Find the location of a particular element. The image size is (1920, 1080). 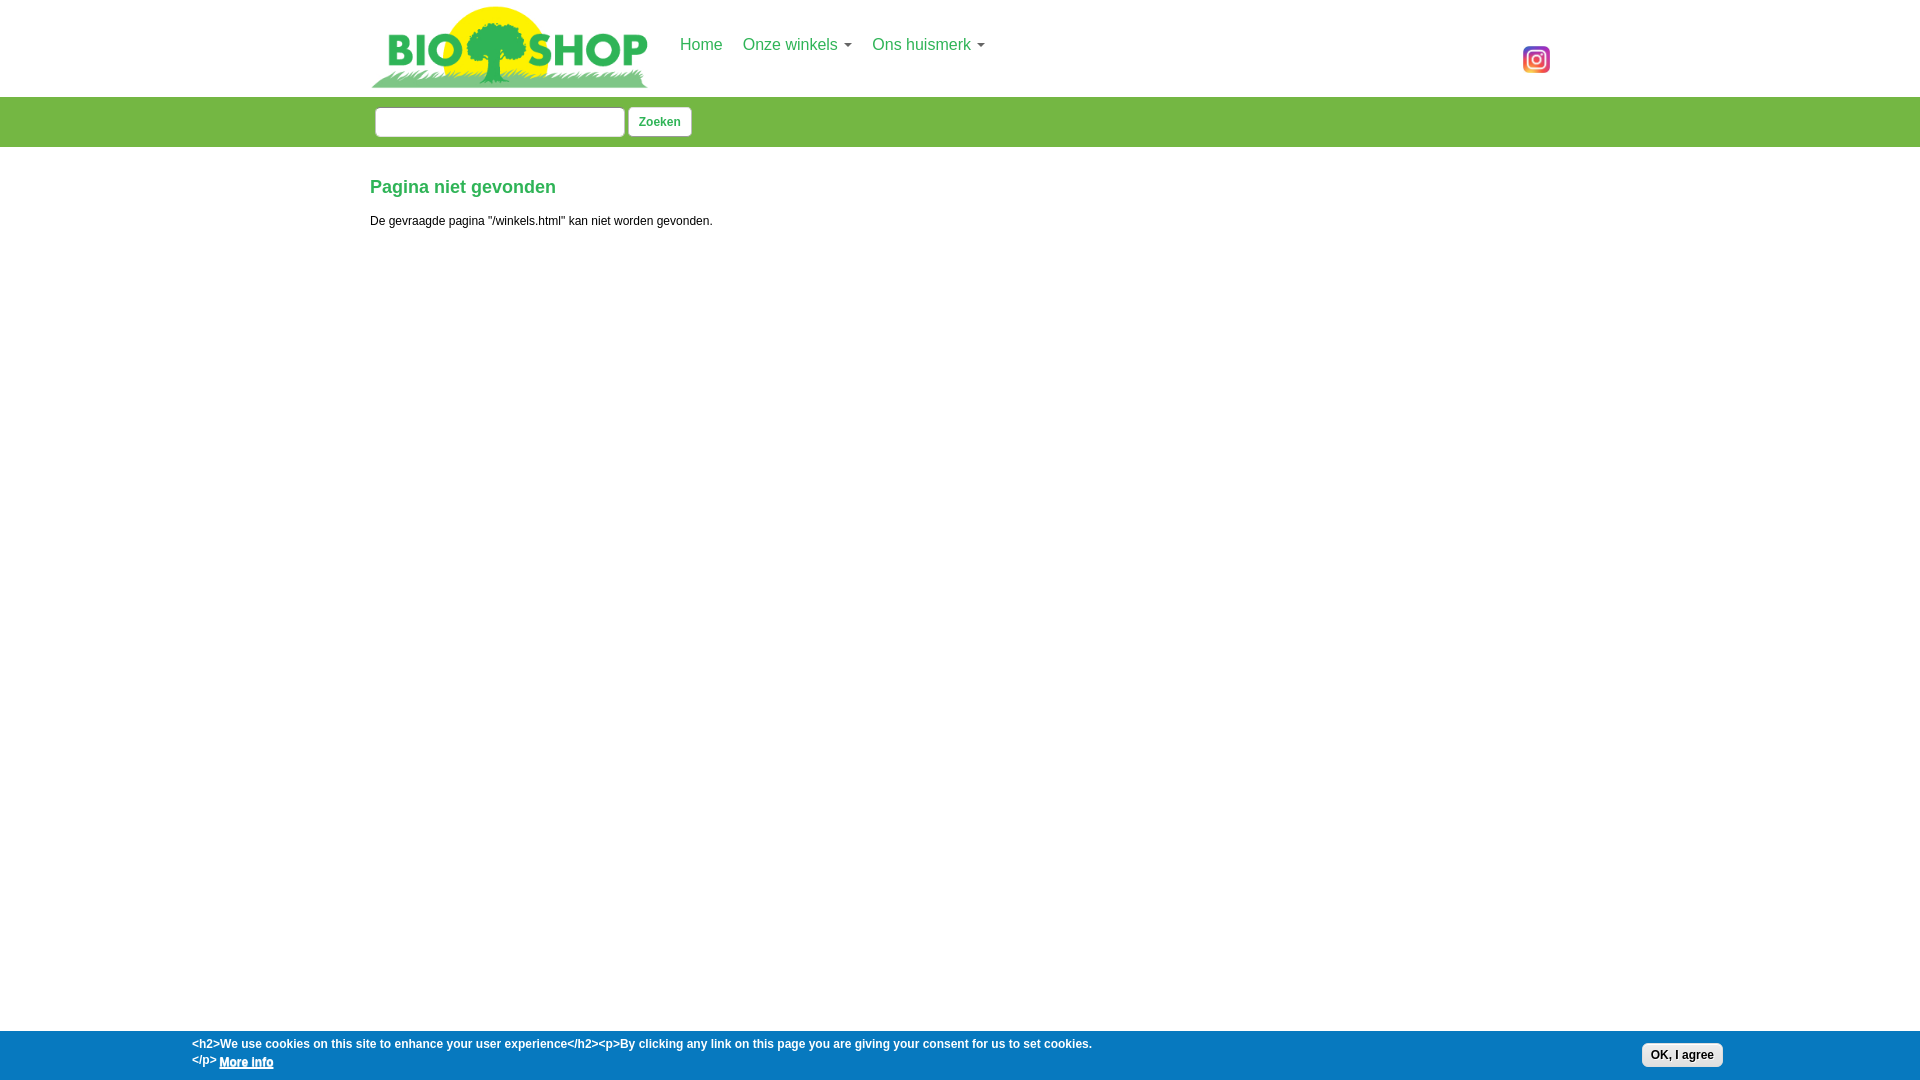

'Home' is located at coordinates (701, 44).